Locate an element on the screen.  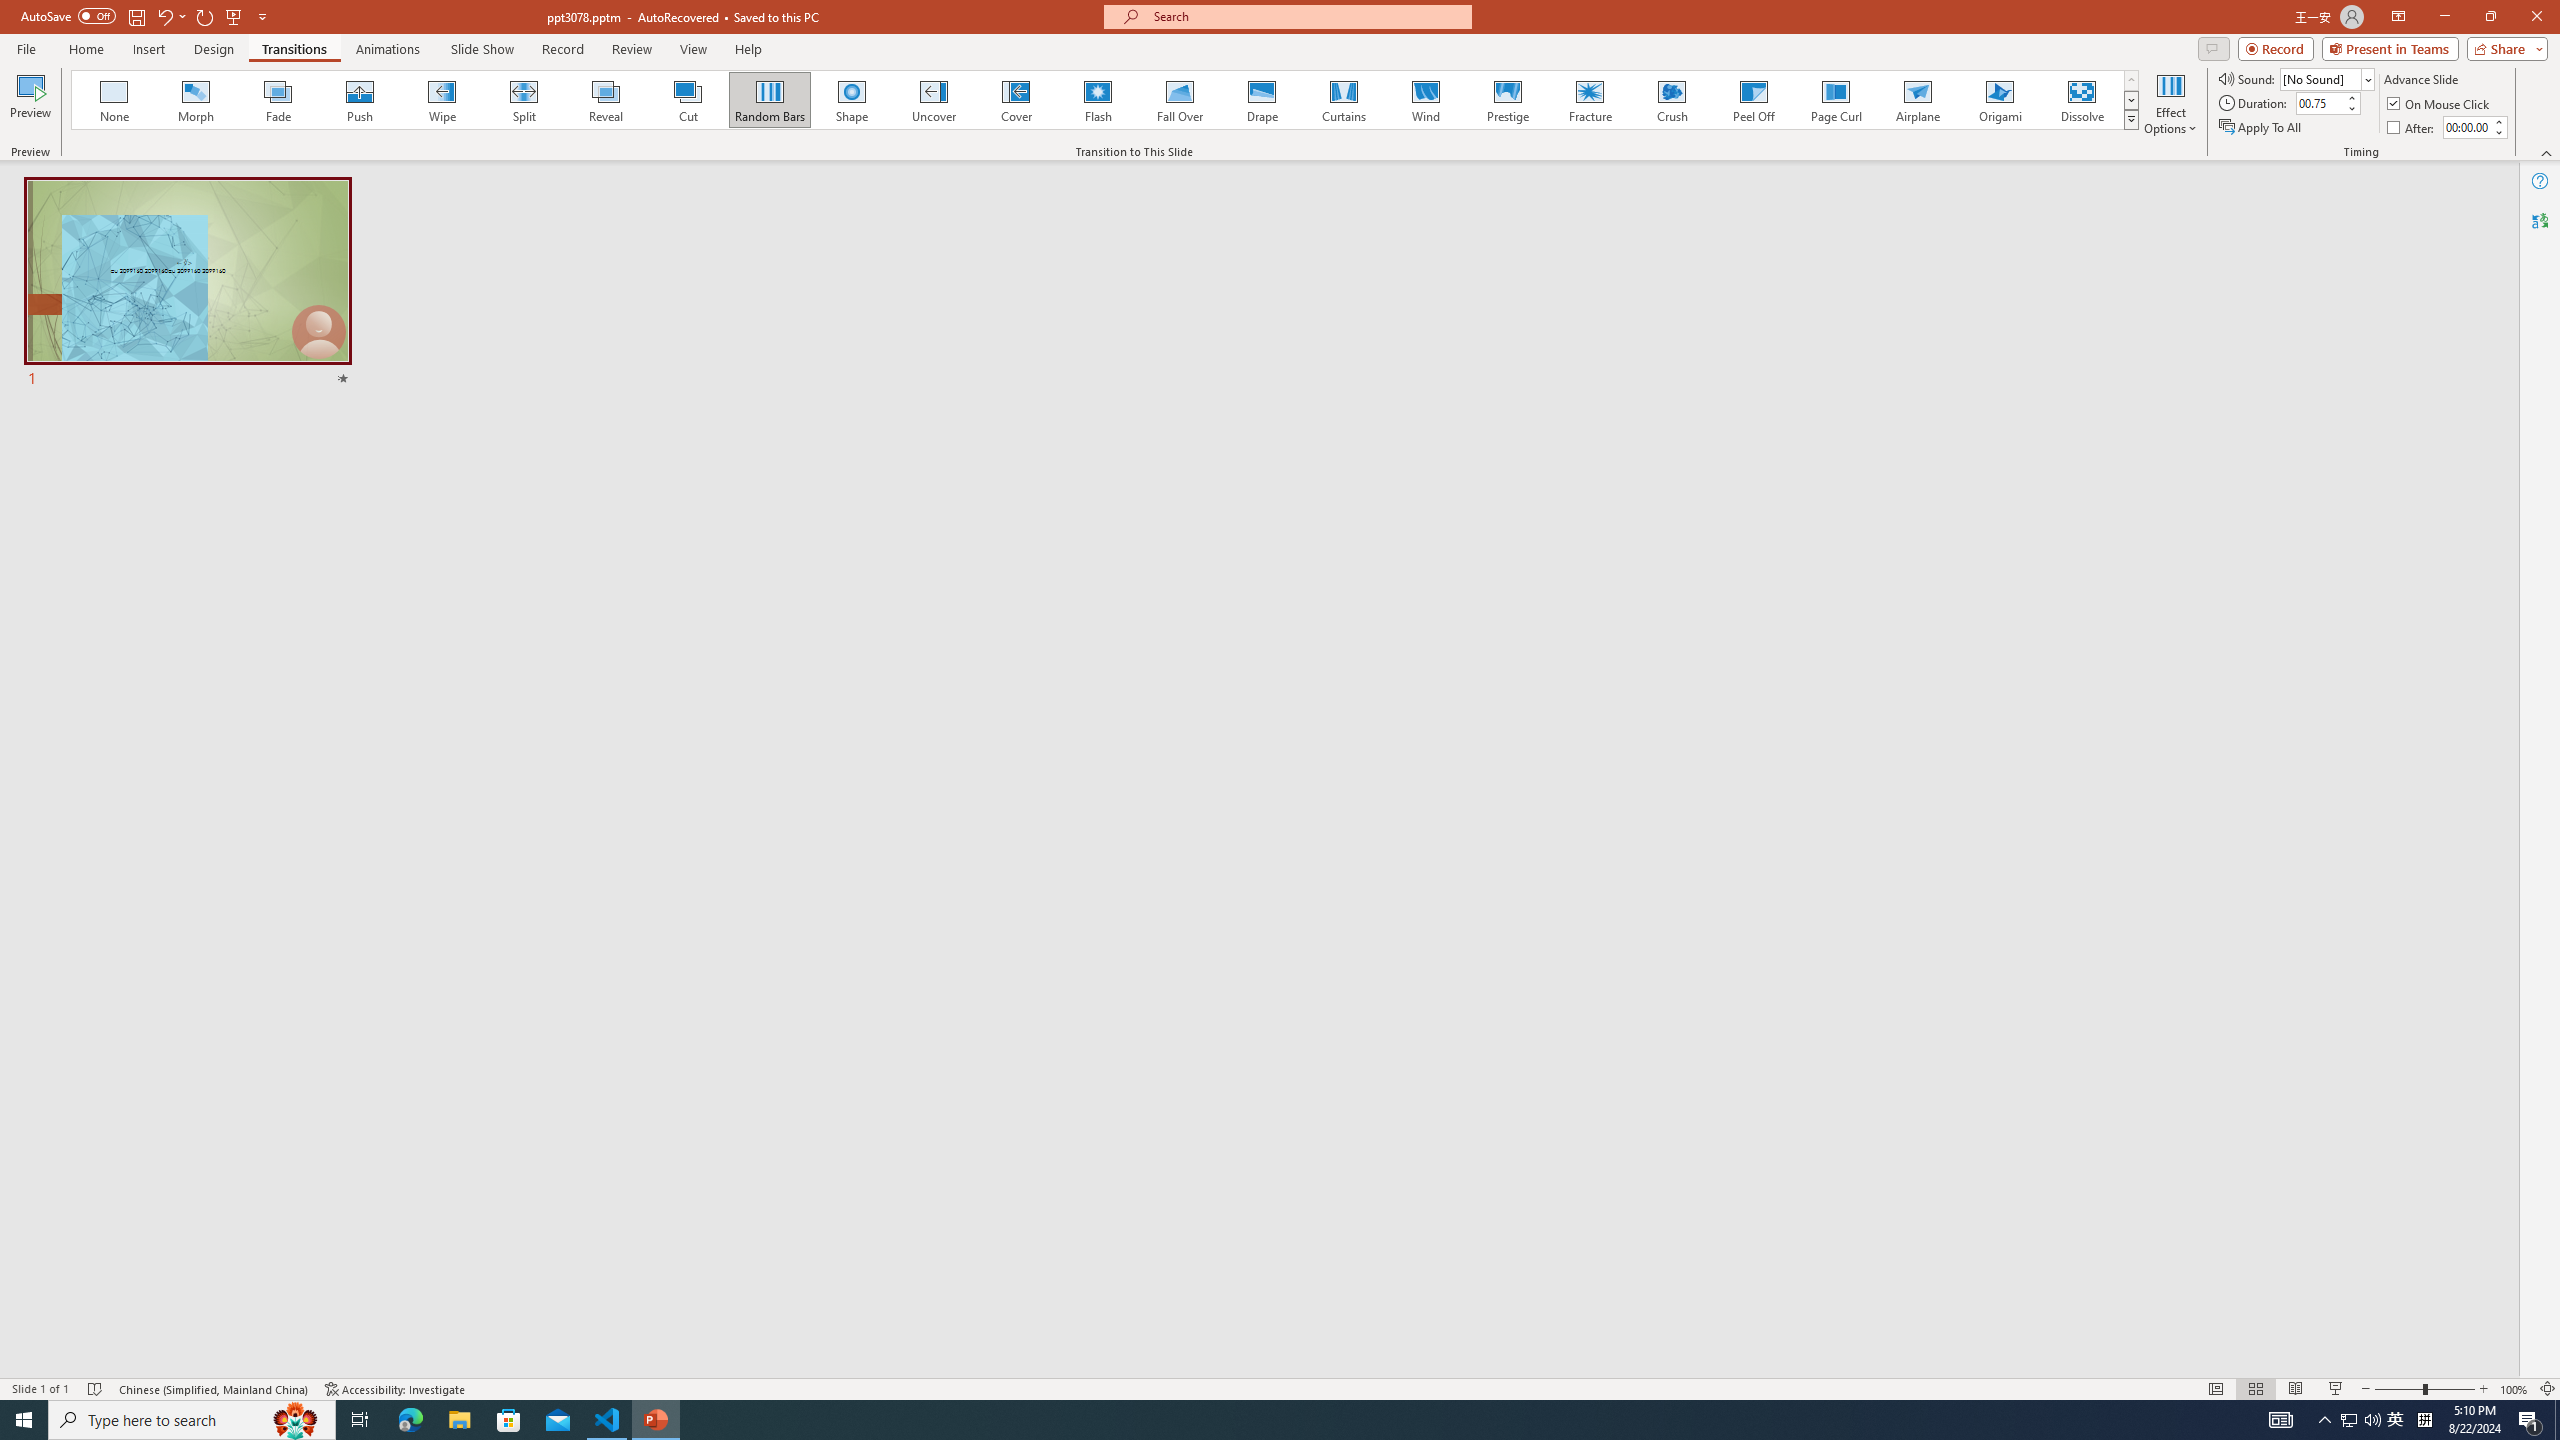
'Origami' is located at coordinates (1998, 99).